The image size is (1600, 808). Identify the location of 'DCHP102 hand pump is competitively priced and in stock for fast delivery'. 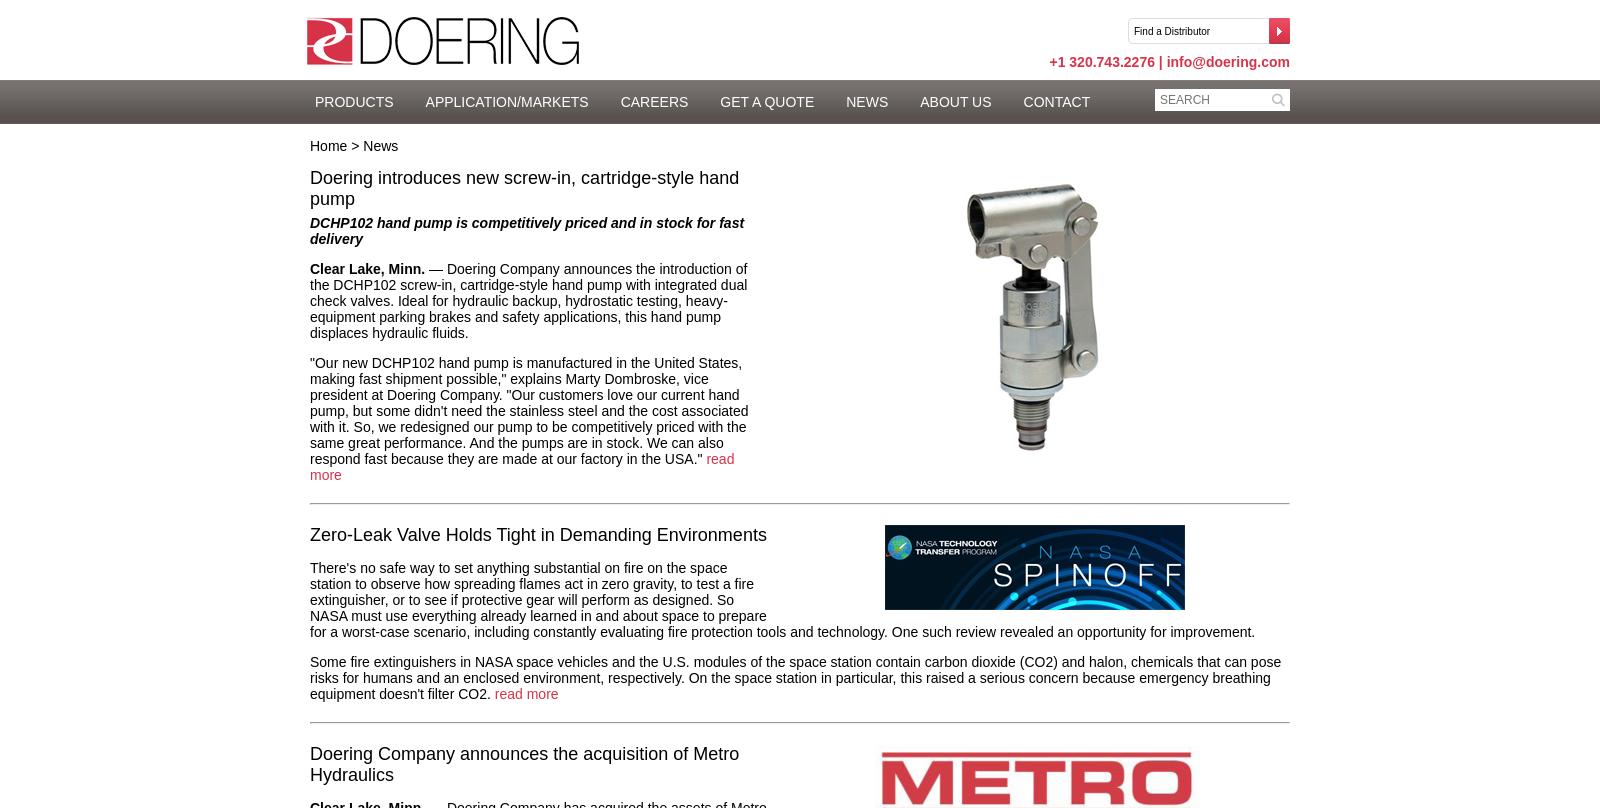
(526, 231).